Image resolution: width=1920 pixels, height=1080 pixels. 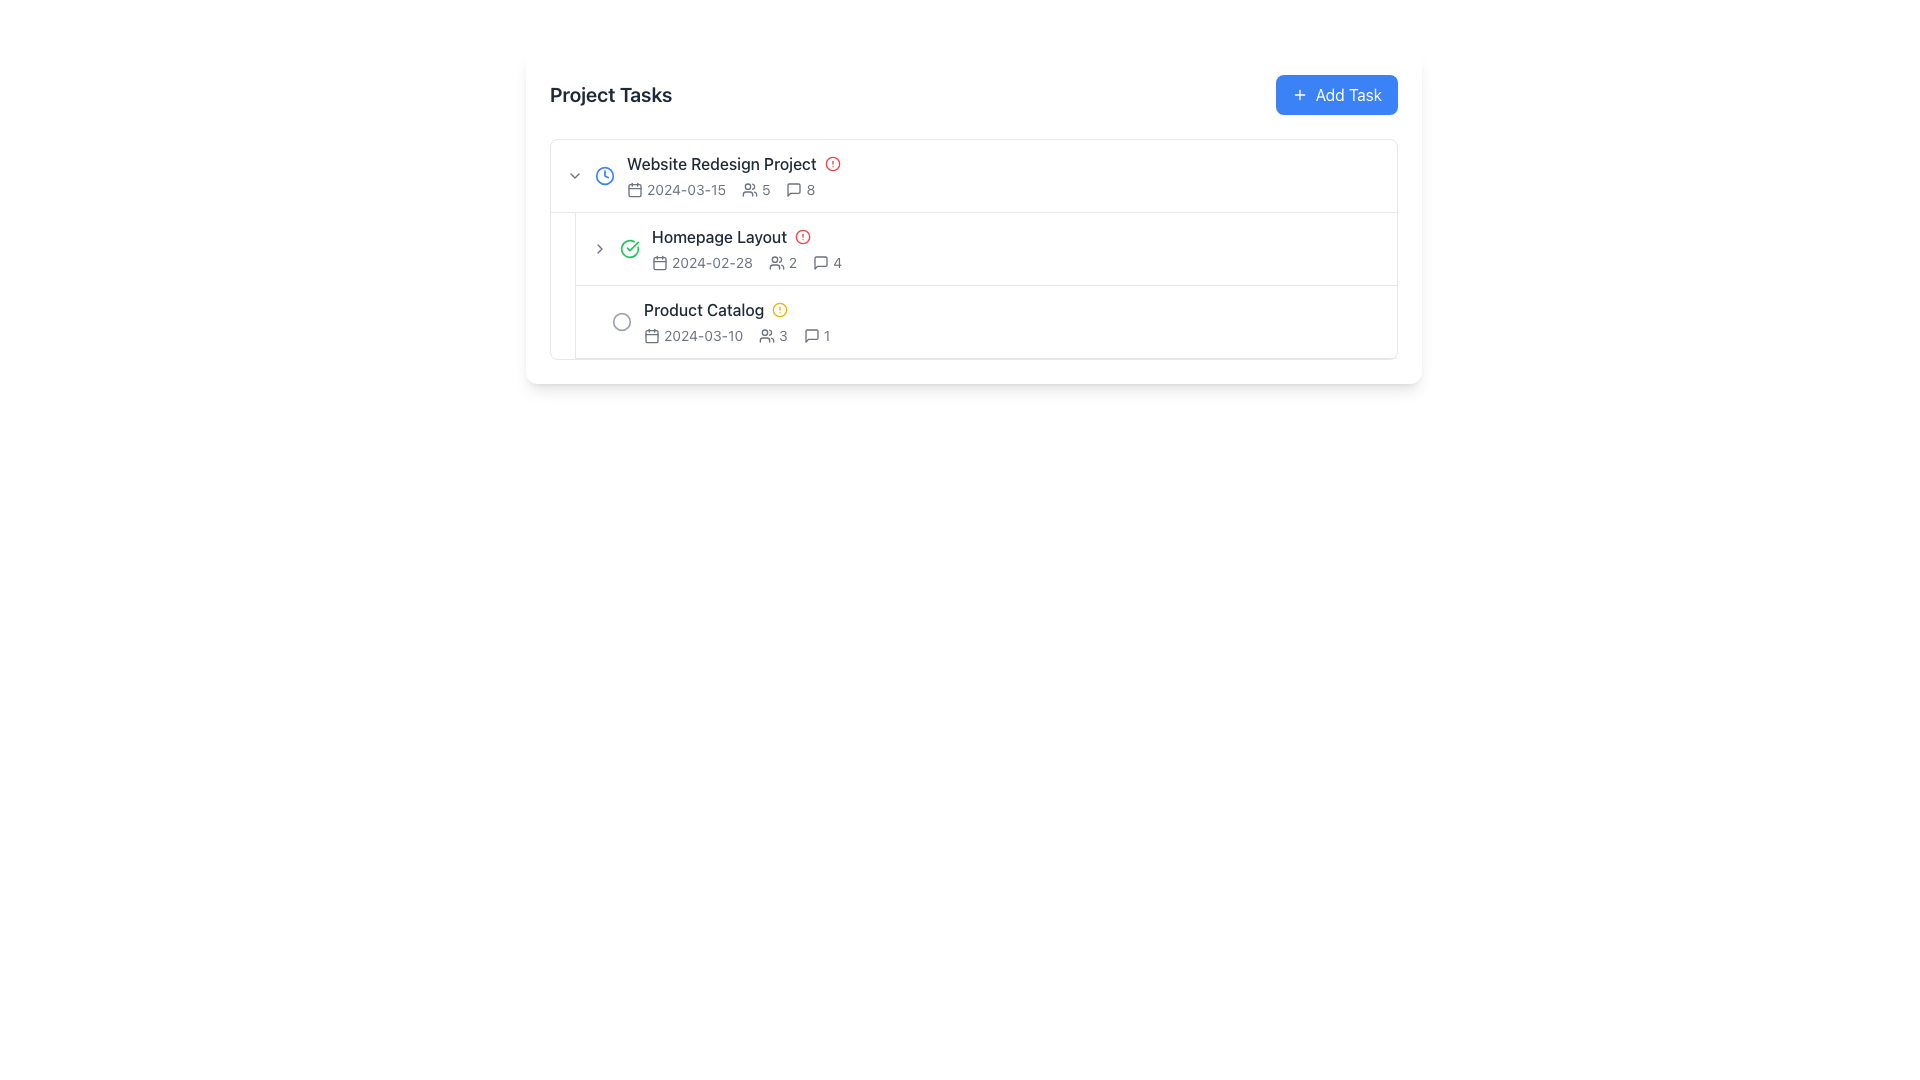 What do you see at coordinates (800, 189) in the screenshot?
I see `digit '8' displayed in a small font beside the comment icon in the first row of the task list for the 'Website Redesign Project.'` at bounding box center [800, 189].